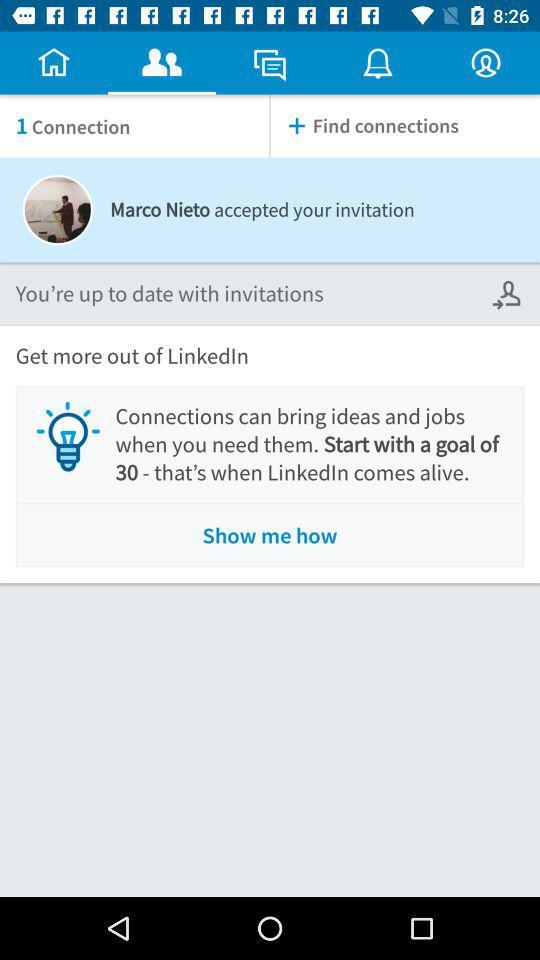  I want to click on 1 connection, so click(134, 125).